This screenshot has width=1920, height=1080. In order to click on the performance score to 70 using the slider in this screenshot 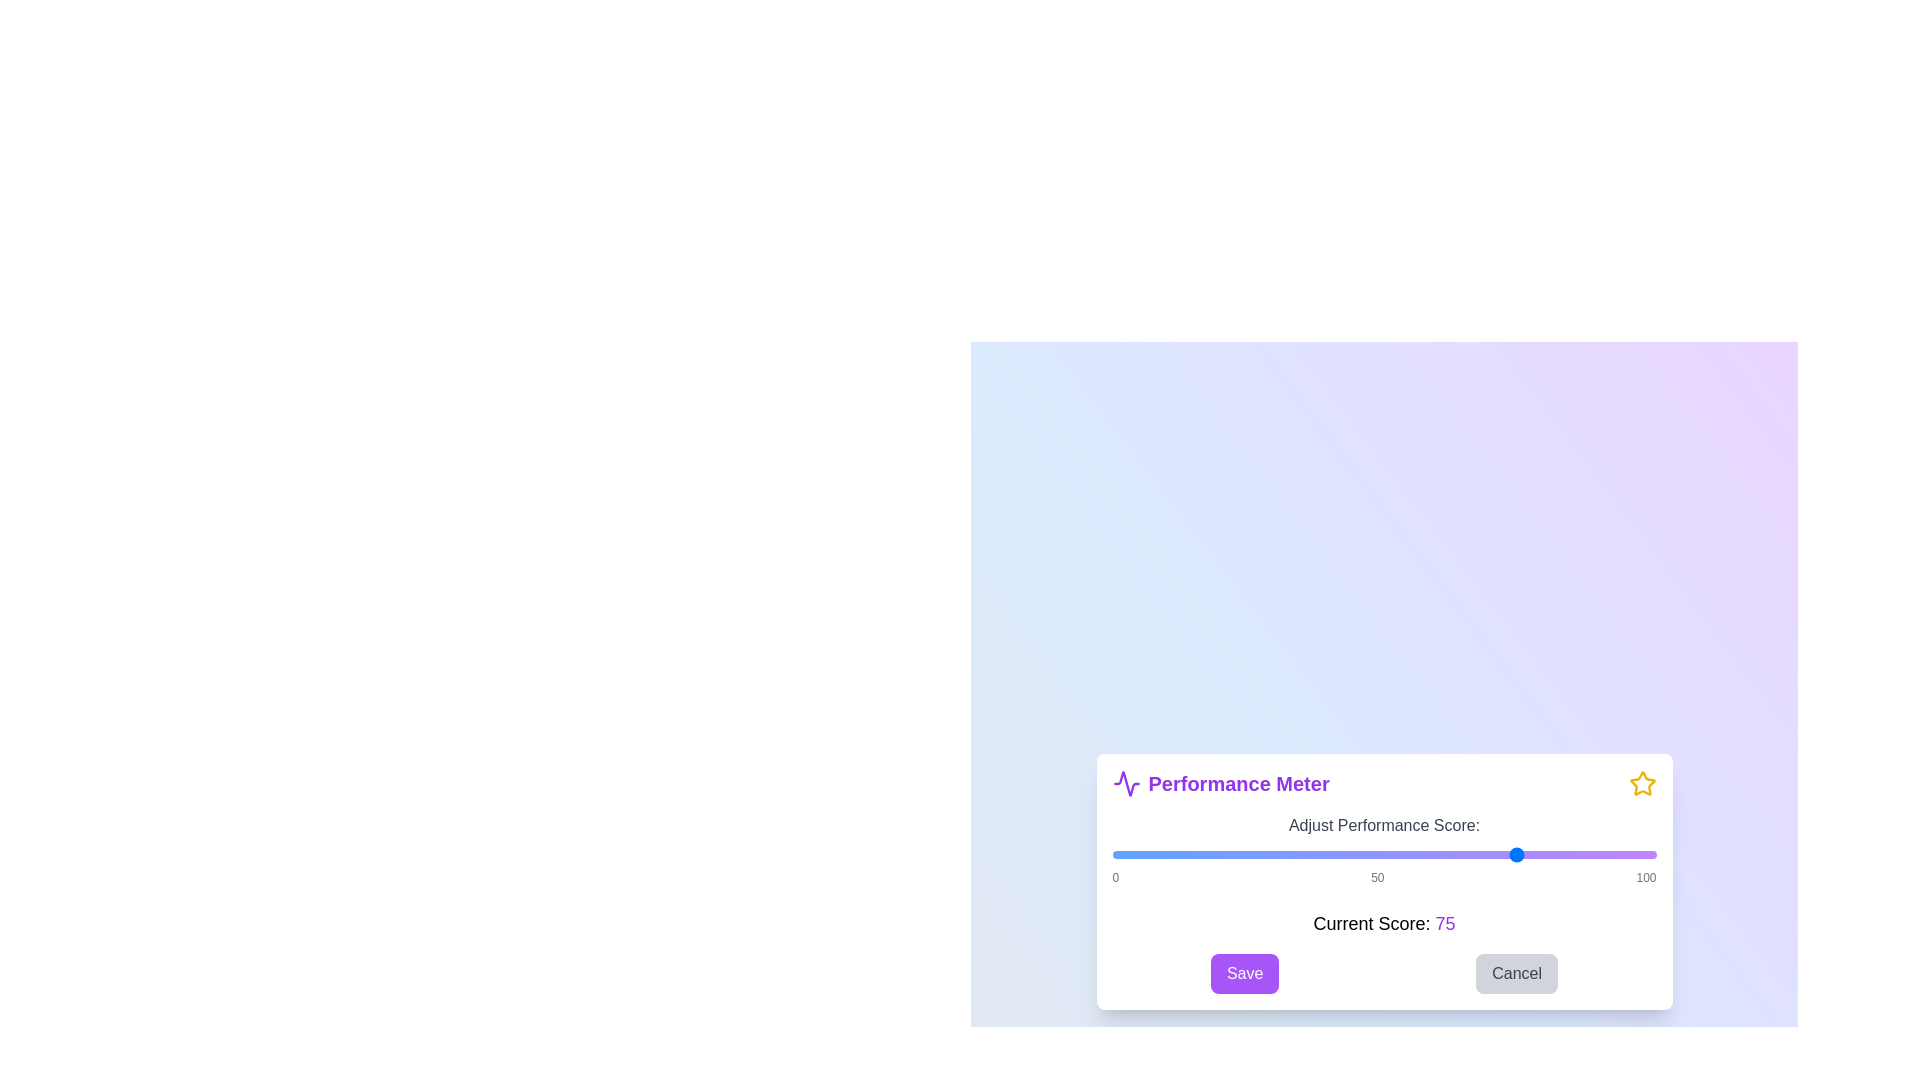, I will do `click(1493, 855)`.